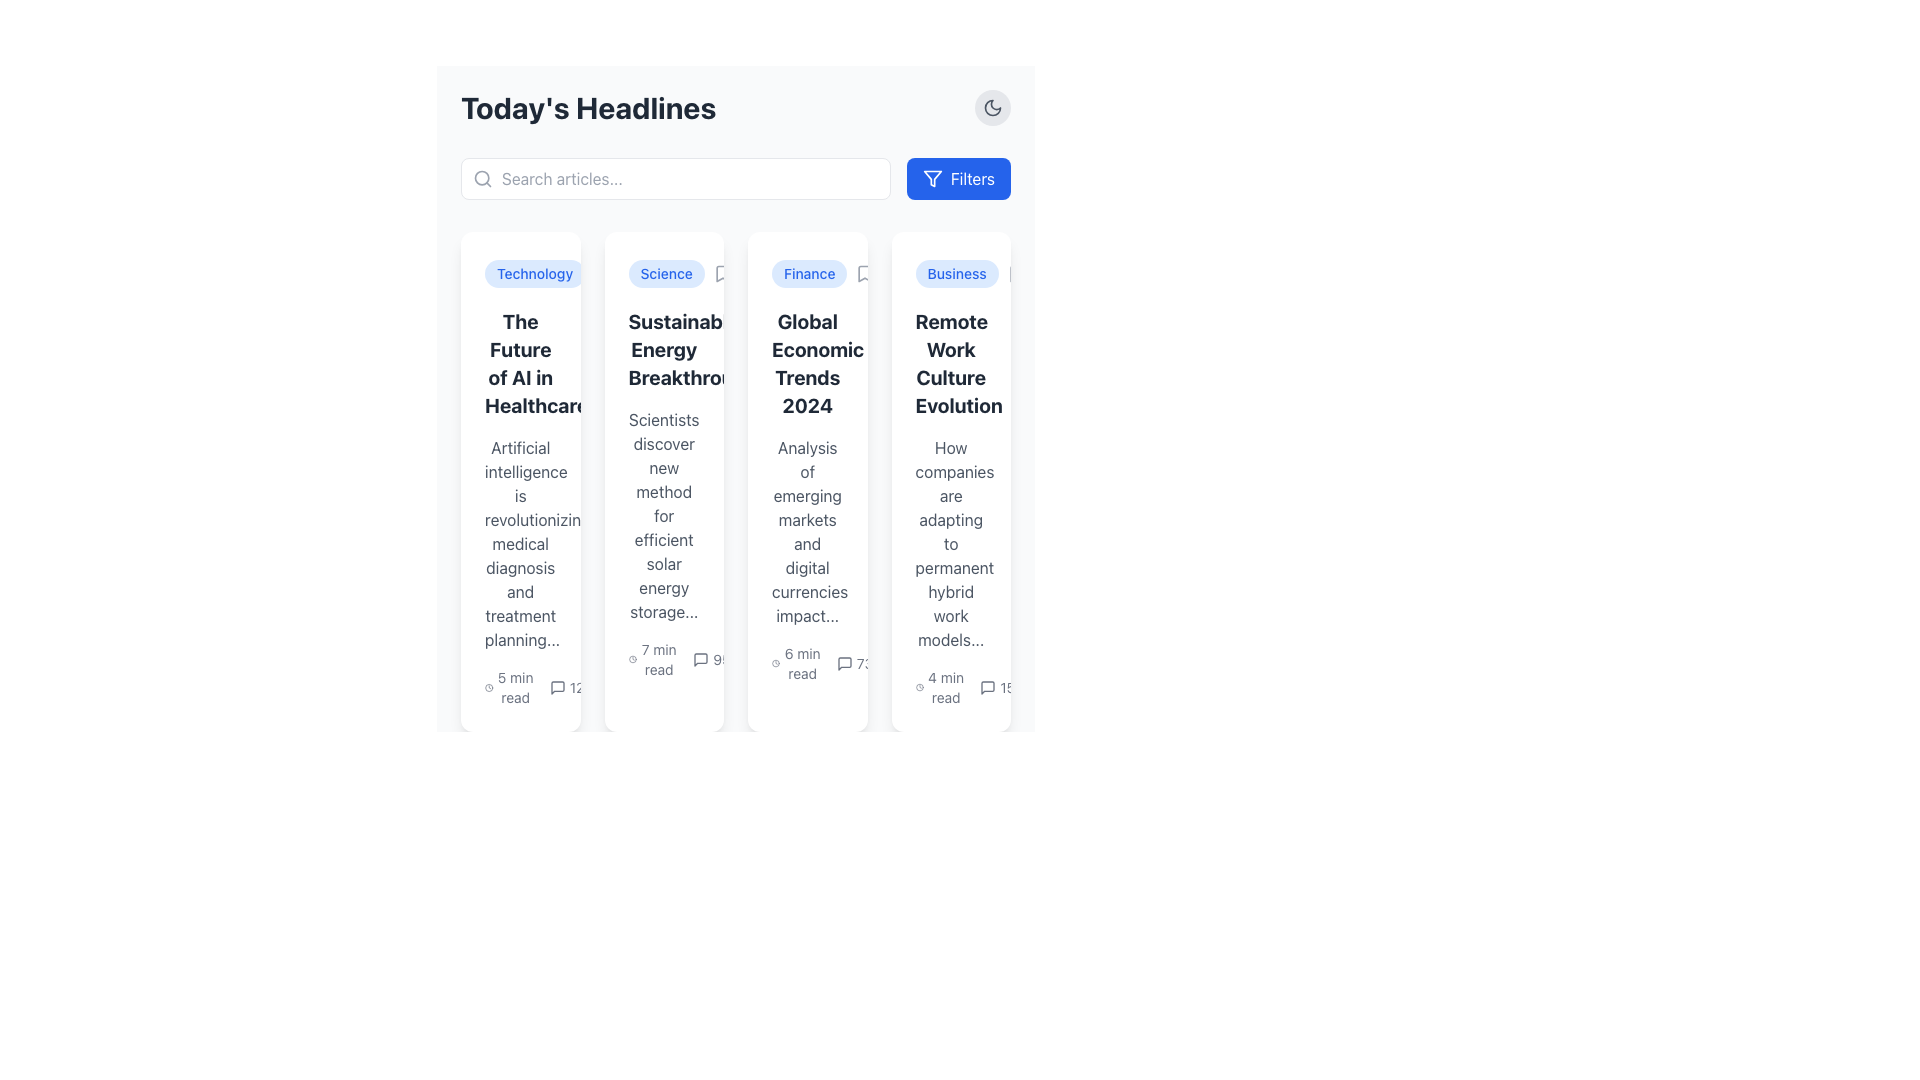  I want to click on the comment icon located at the bottom section of the fourth content card to interact with the comment feature, so click(988, 686).